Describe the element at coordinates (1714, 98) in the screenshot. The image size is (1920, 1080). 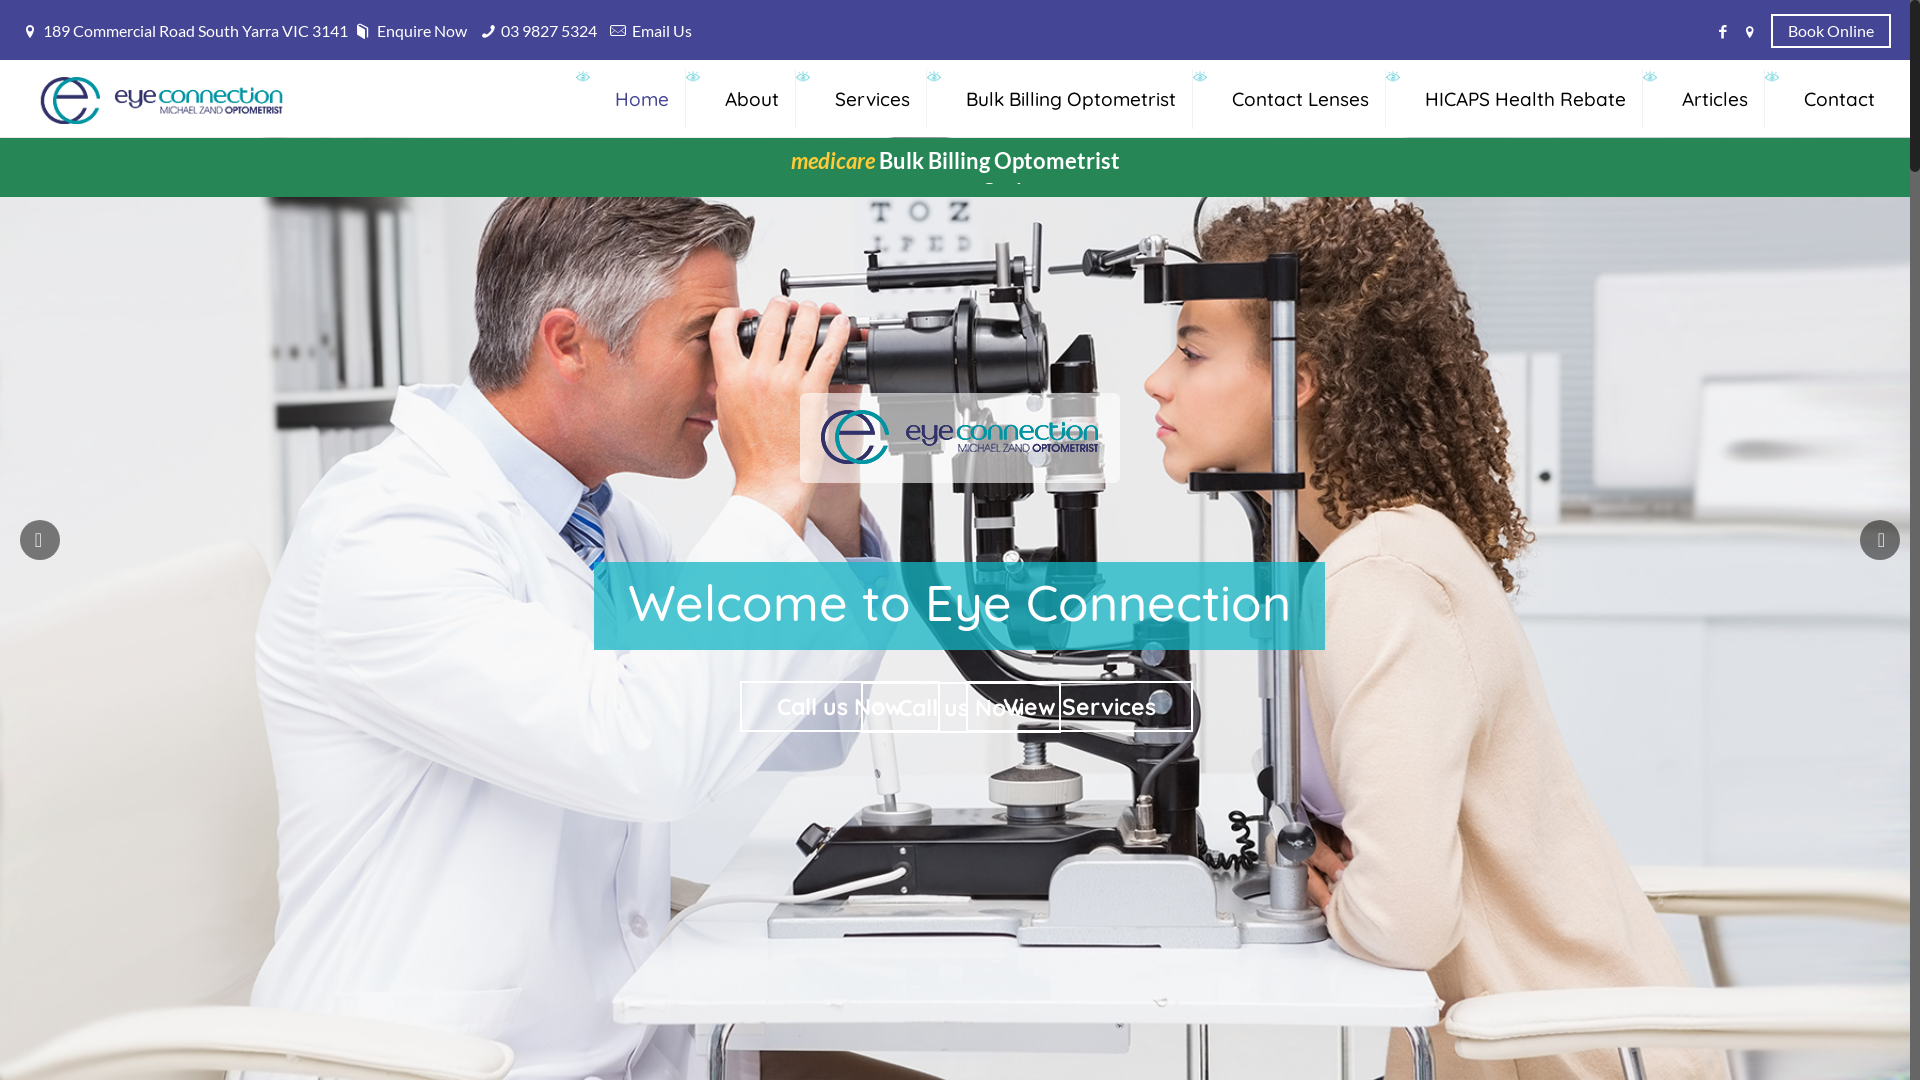
I see `'Articles'` at that location.